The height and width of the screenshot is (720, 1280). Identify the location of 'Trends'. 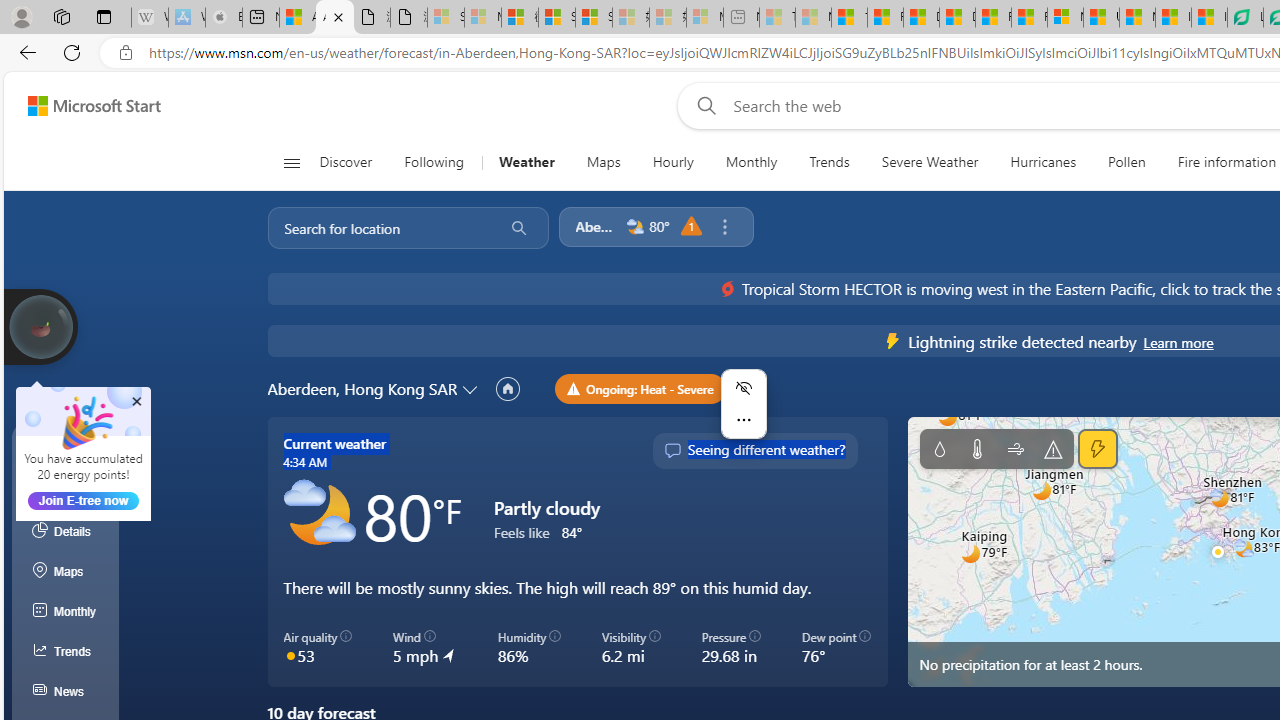
(829, 162).